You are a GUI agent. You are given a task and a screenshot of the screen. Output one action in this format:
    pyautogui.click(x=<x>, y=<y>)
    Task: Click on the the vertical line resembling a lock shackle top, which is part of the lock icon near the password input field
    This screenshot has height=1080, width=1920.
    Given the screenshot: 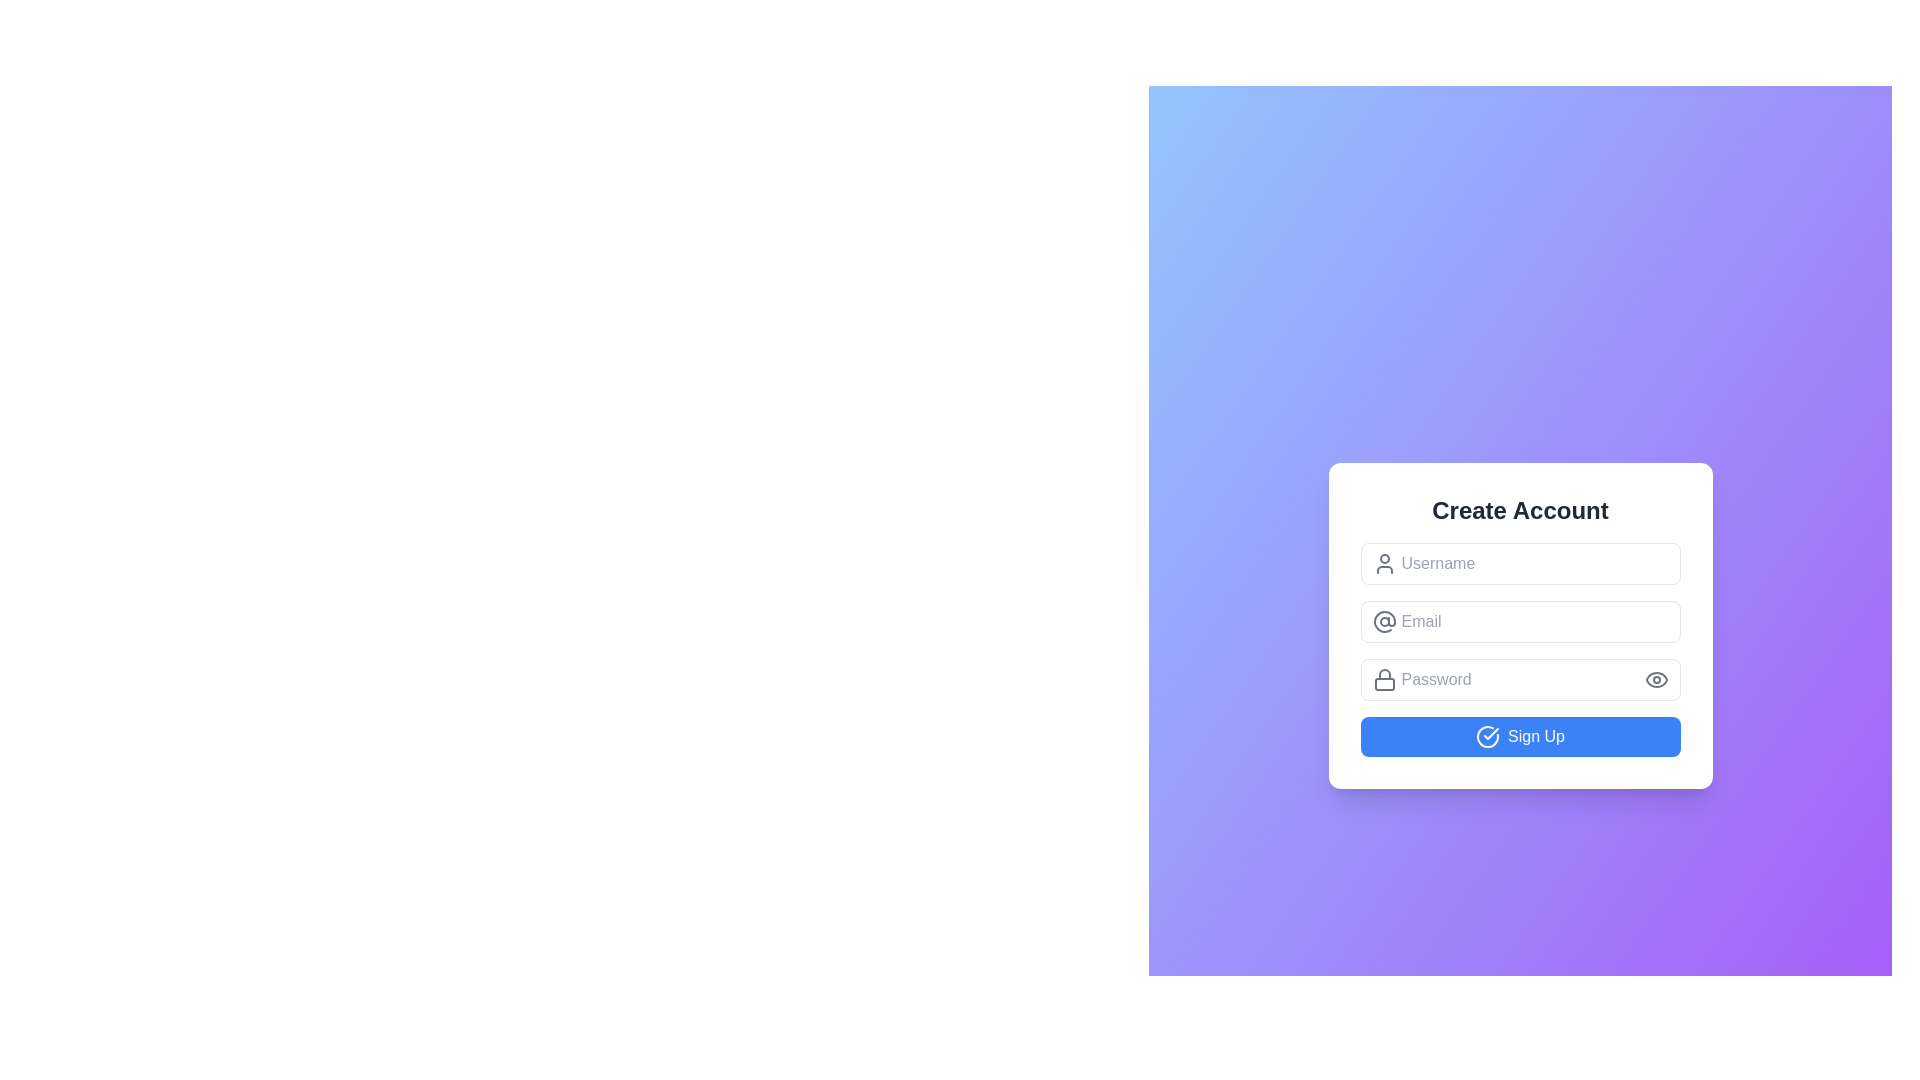 What is the action you would take?
    pyautogui.click(x=1383, y=674)
    